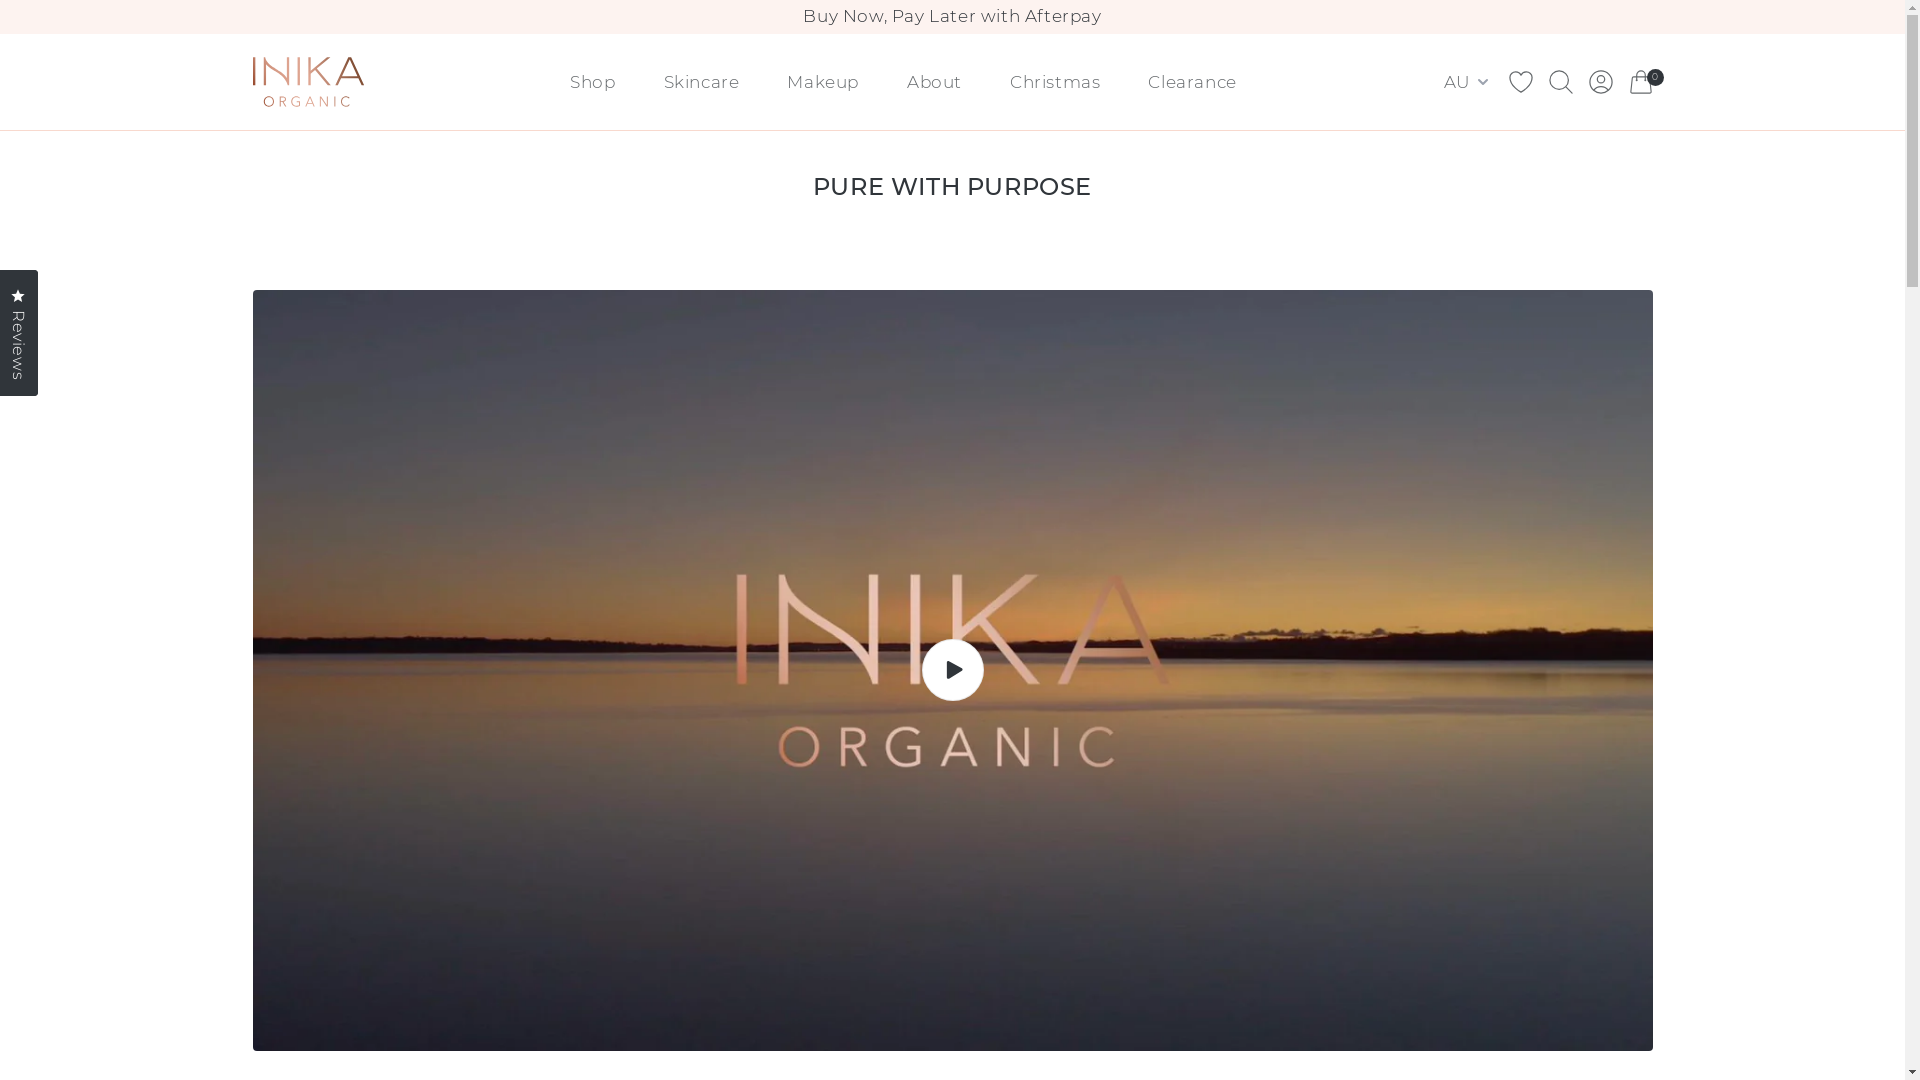  I want to click on 'Clearance', so click(1191, 80).